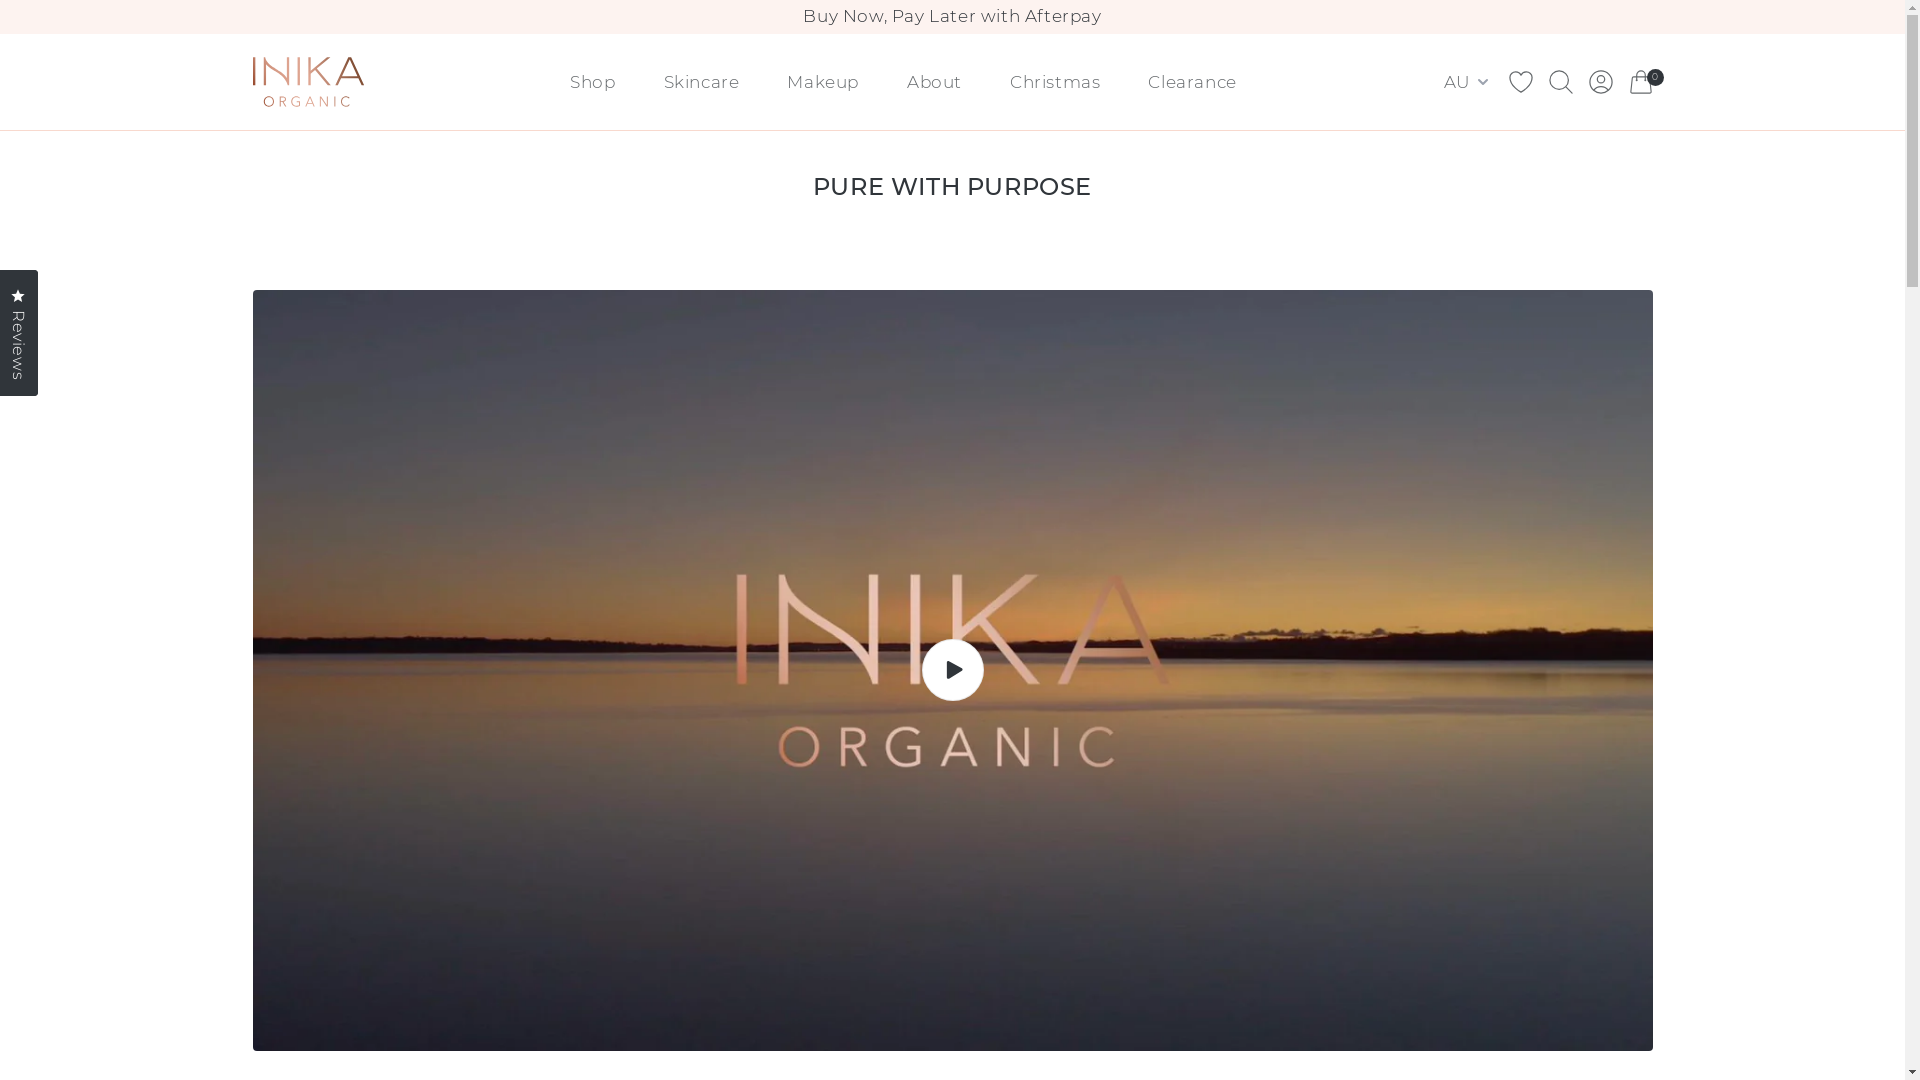  I want to click on 'Clearance', so click(1191, 80).